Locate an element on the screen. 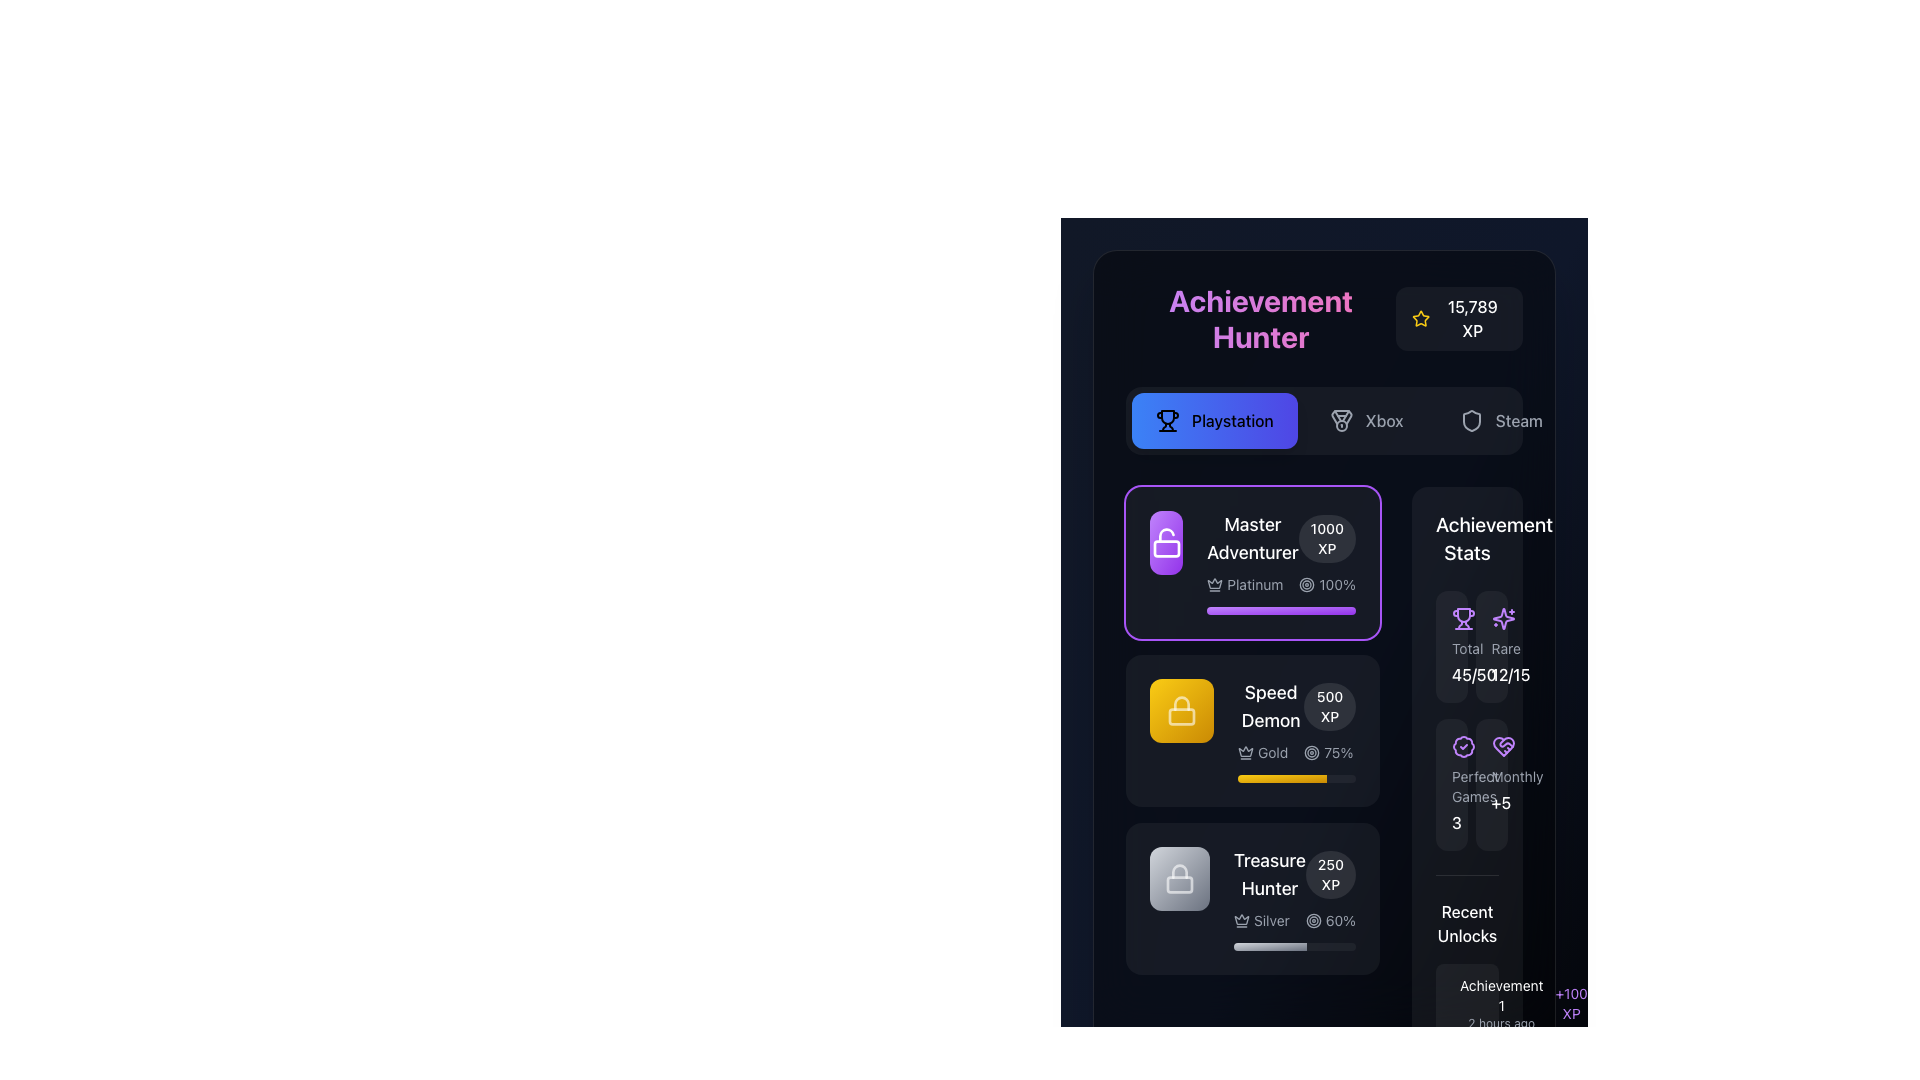  the lock icon indicating the locked status of an achievement, which is centered within a rounded rectangular button with a gradient fill from yellow to gold is located at coordinates (1181, 709).